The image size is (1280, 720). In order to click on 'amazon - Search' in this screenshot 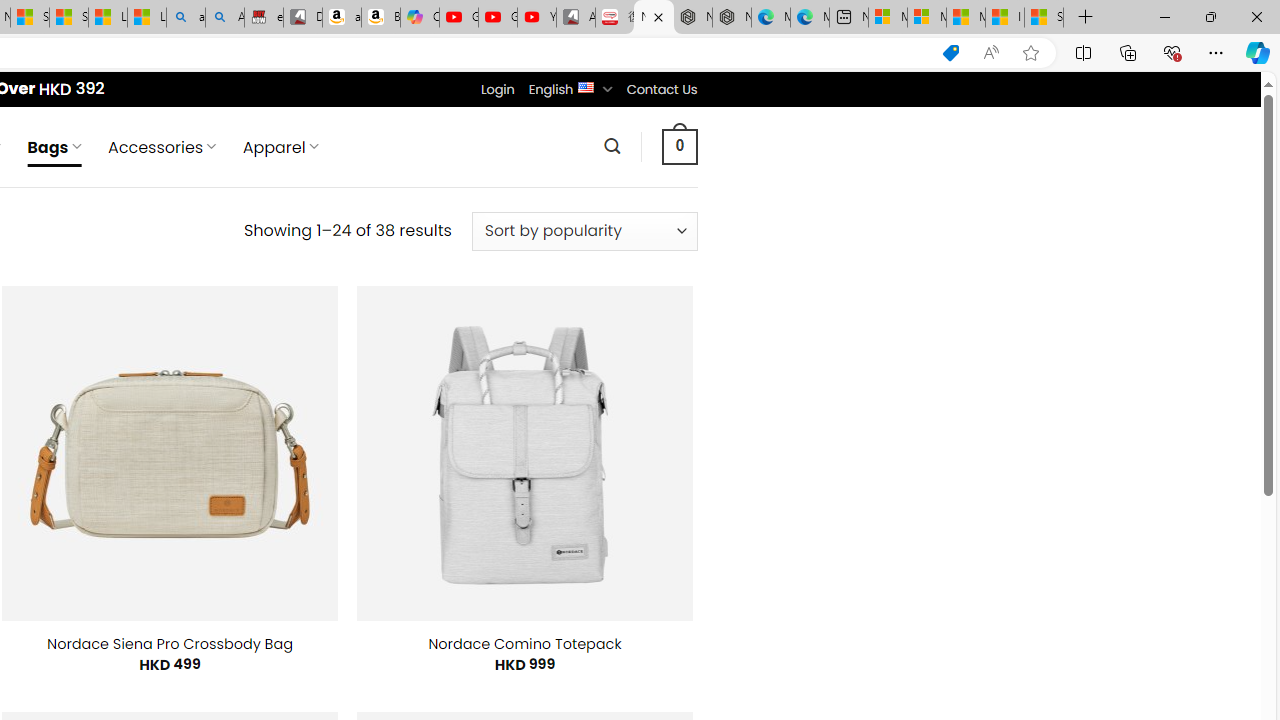, I will do `click(185, 17)`.